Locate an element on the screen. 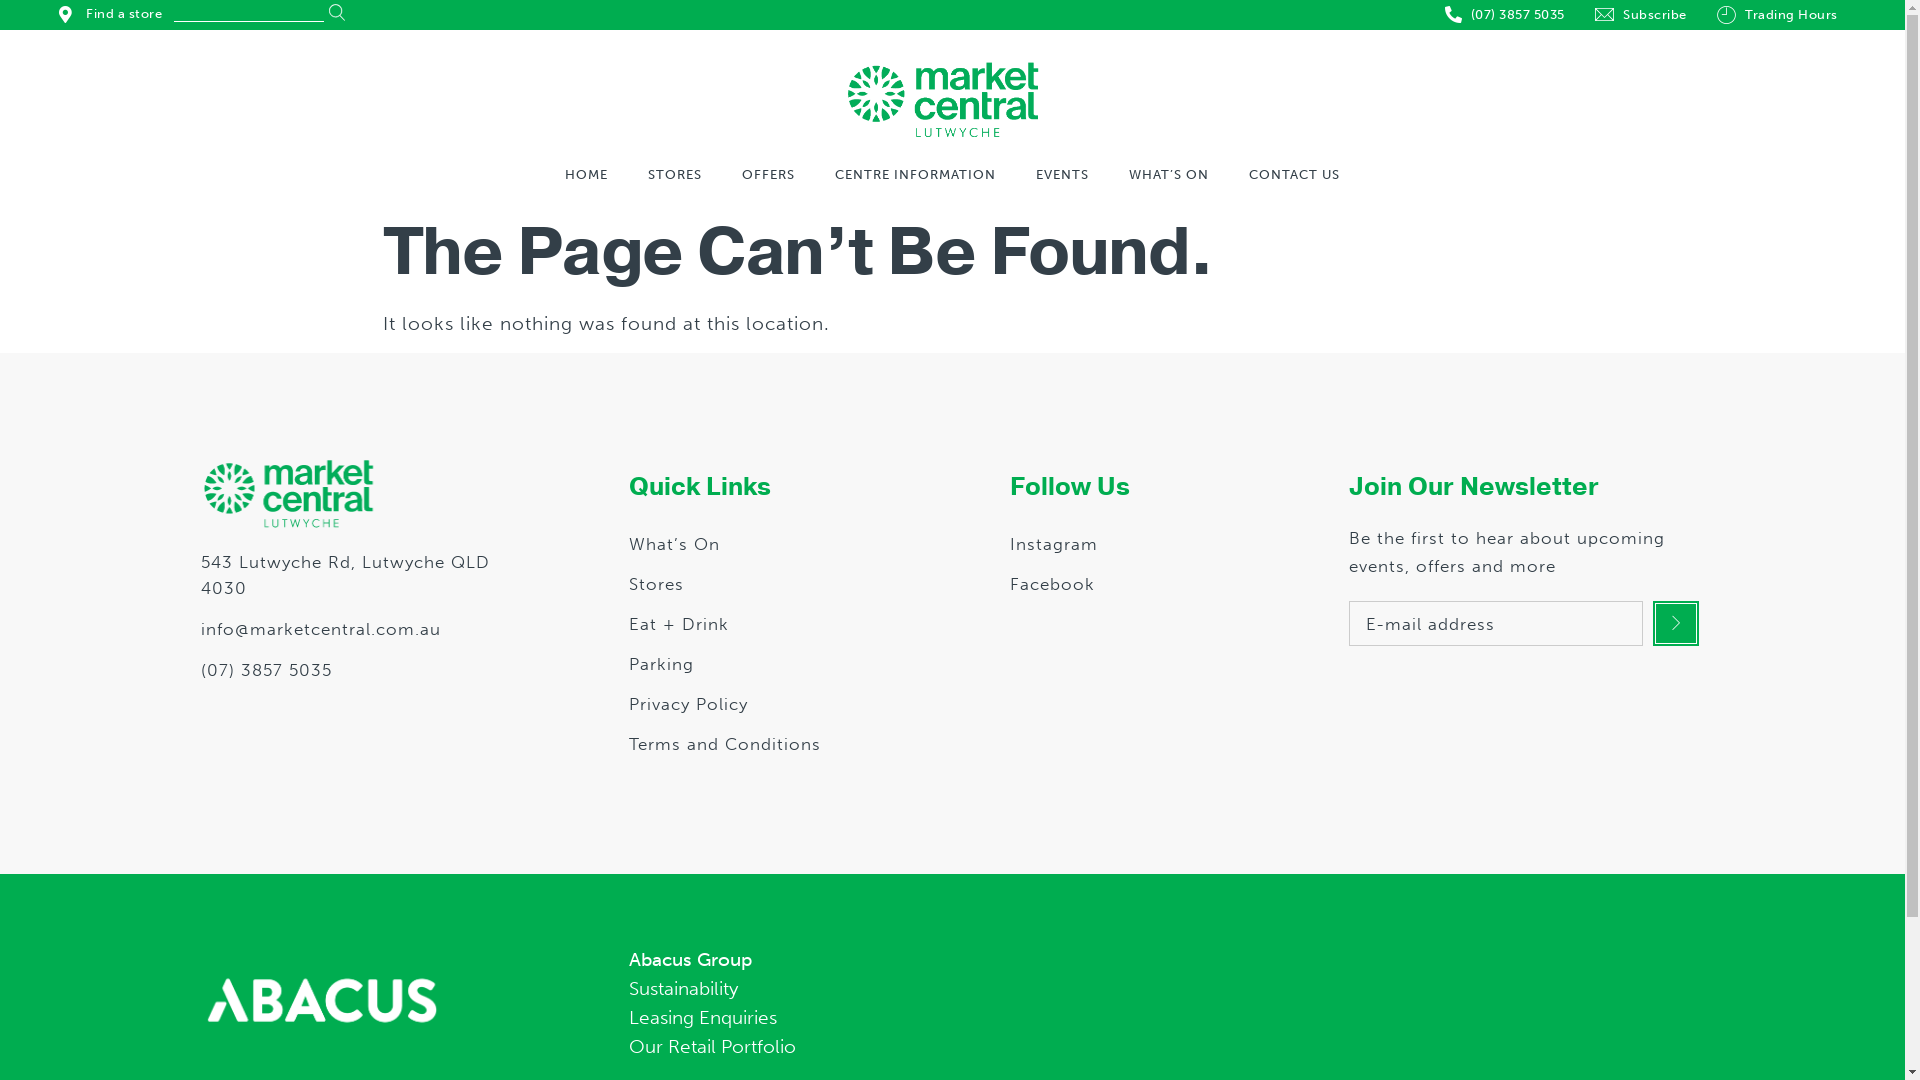 The image size is (1920, 1080). 'info@marketcentral.com.au' is located at coordinates (200, 628).